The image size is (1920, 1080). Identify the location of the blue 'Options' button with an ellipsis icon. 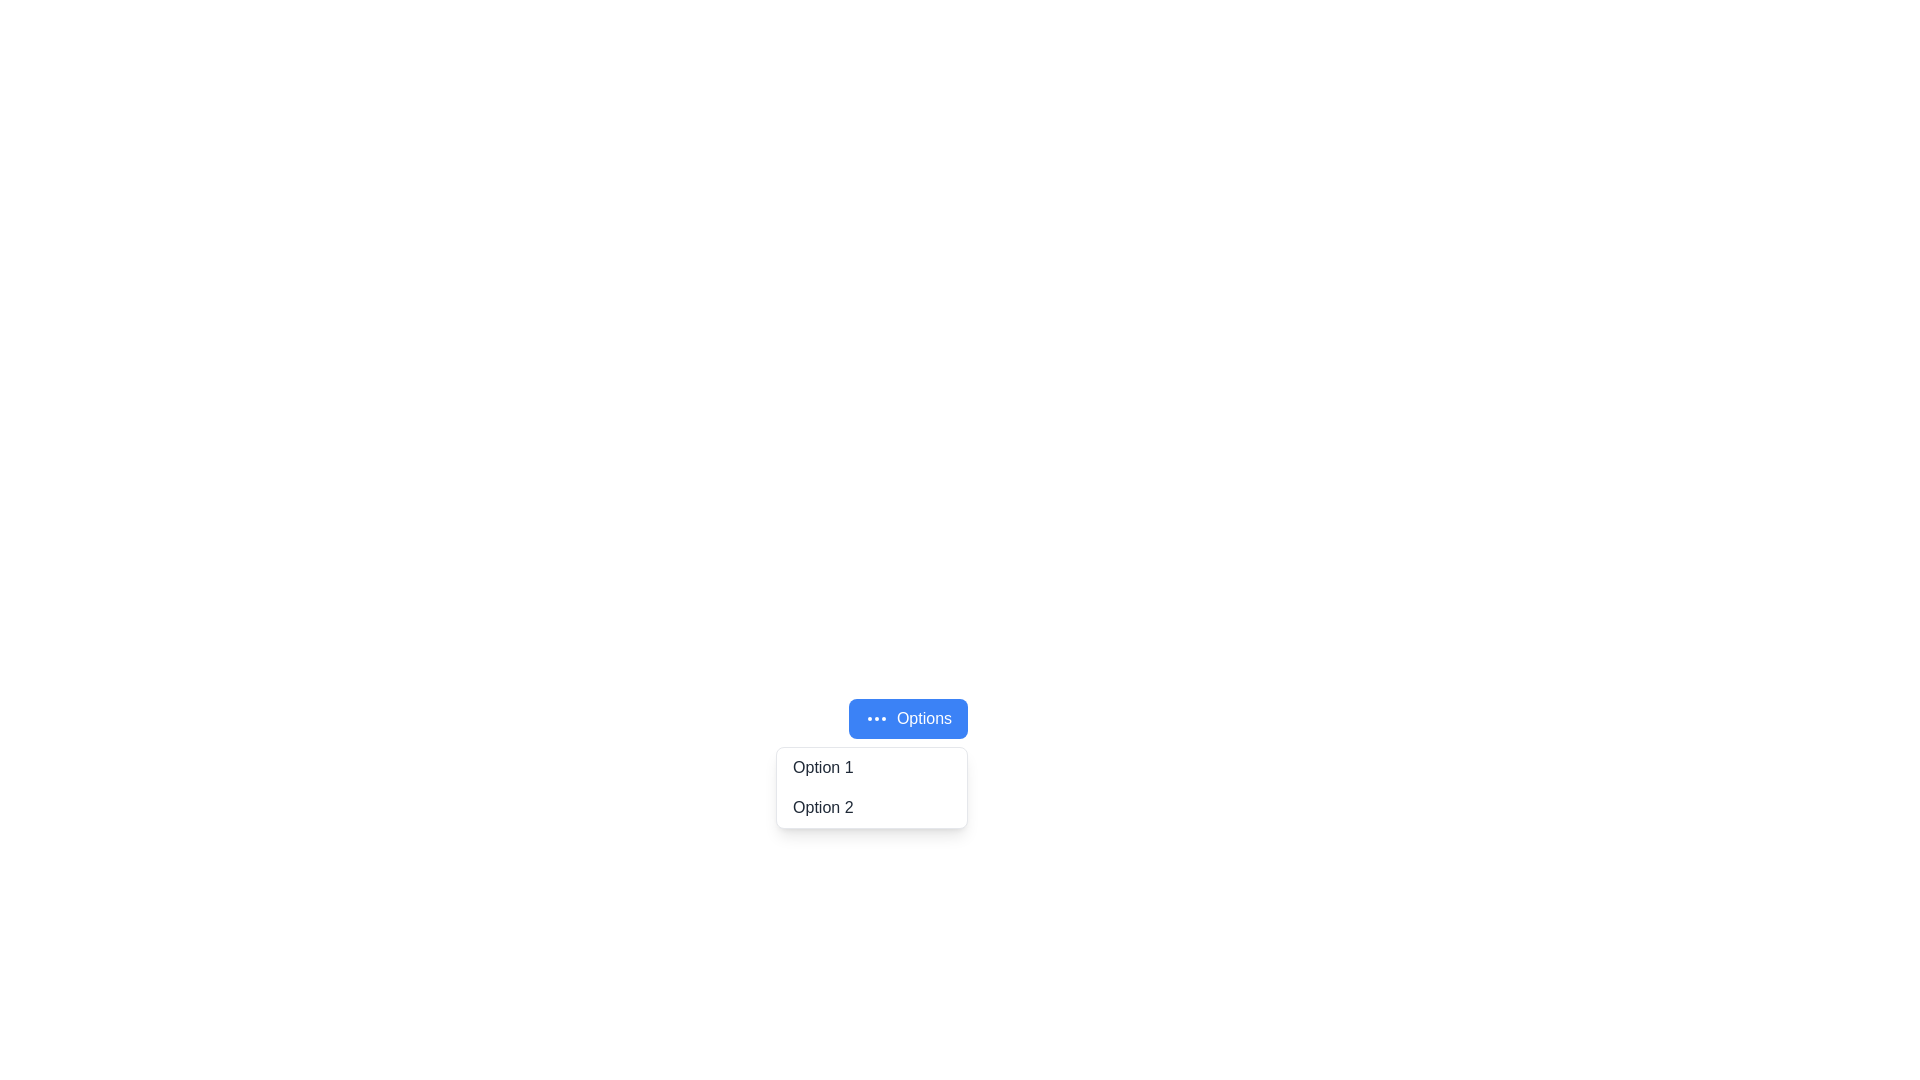
(906, 717).